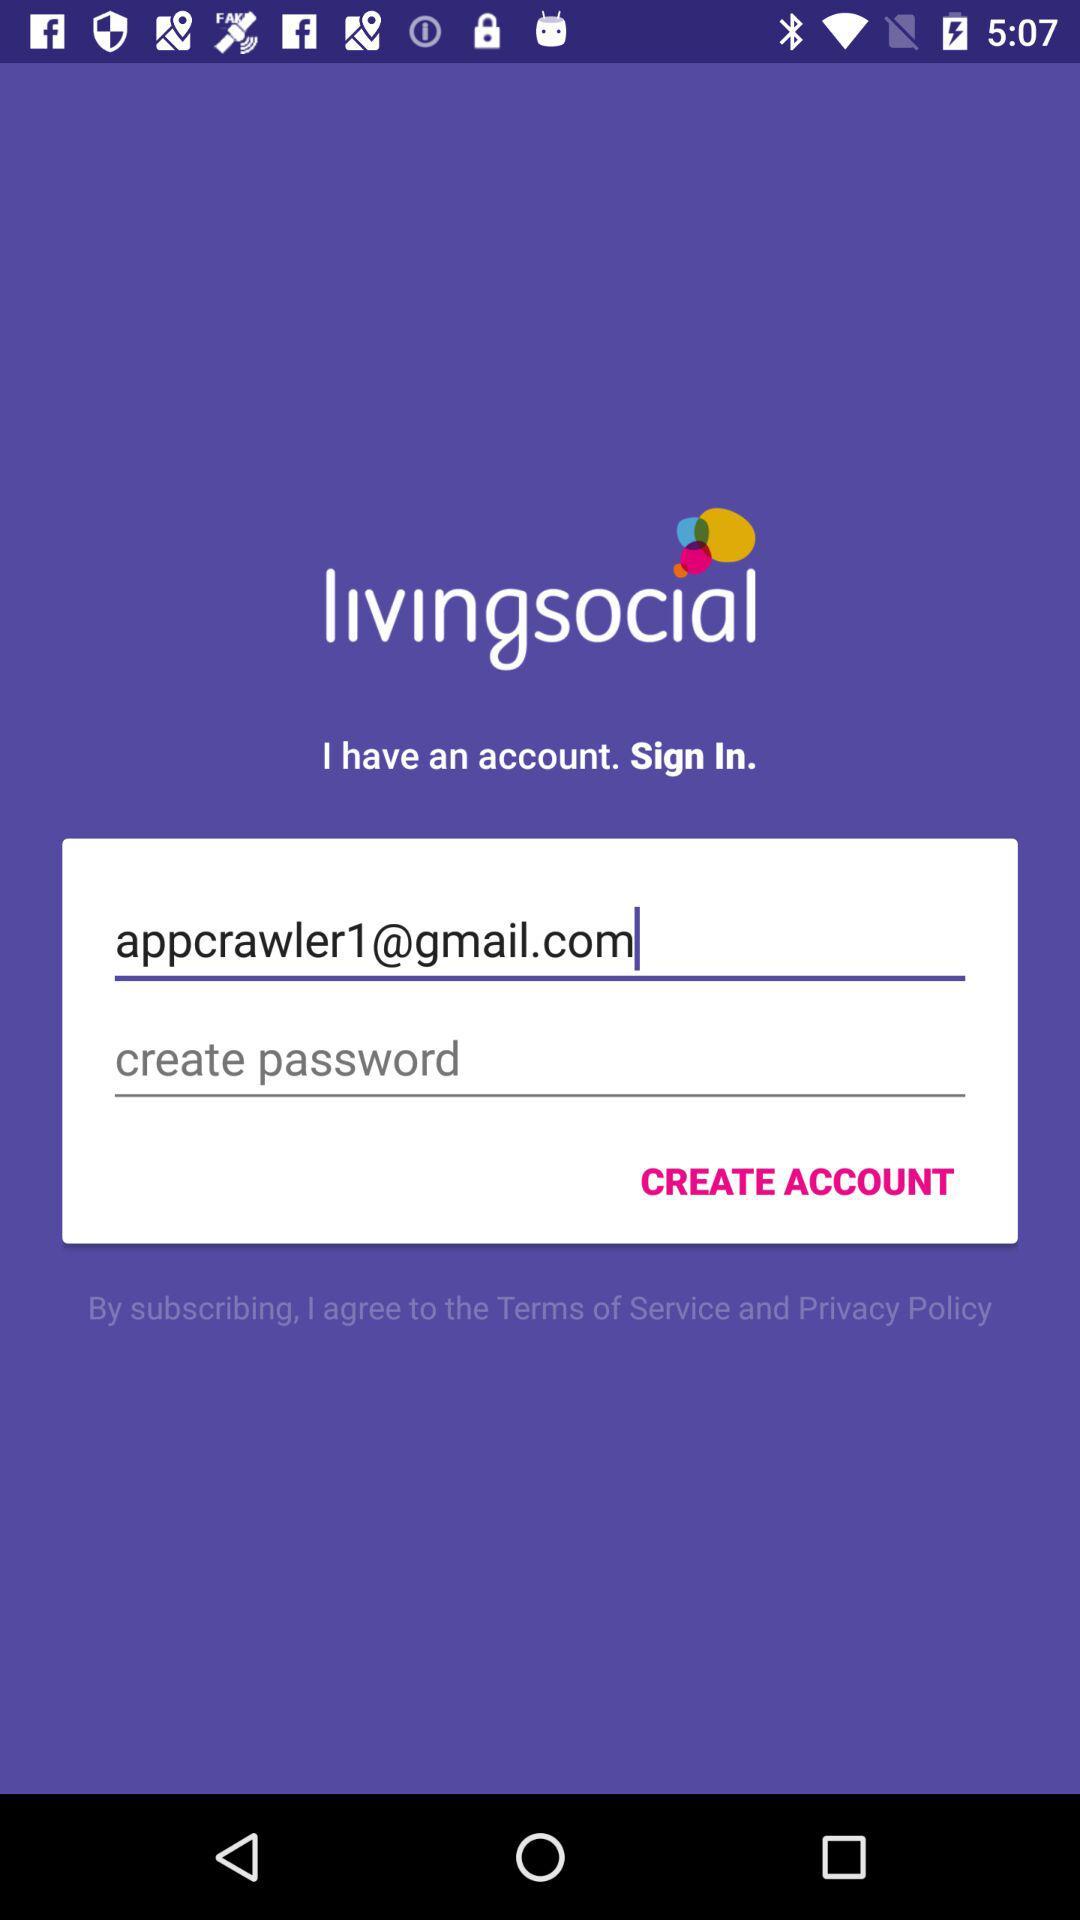  Describe the element at coordinates (538, 753) in the screenshot. I see `the i have an item` at that location.